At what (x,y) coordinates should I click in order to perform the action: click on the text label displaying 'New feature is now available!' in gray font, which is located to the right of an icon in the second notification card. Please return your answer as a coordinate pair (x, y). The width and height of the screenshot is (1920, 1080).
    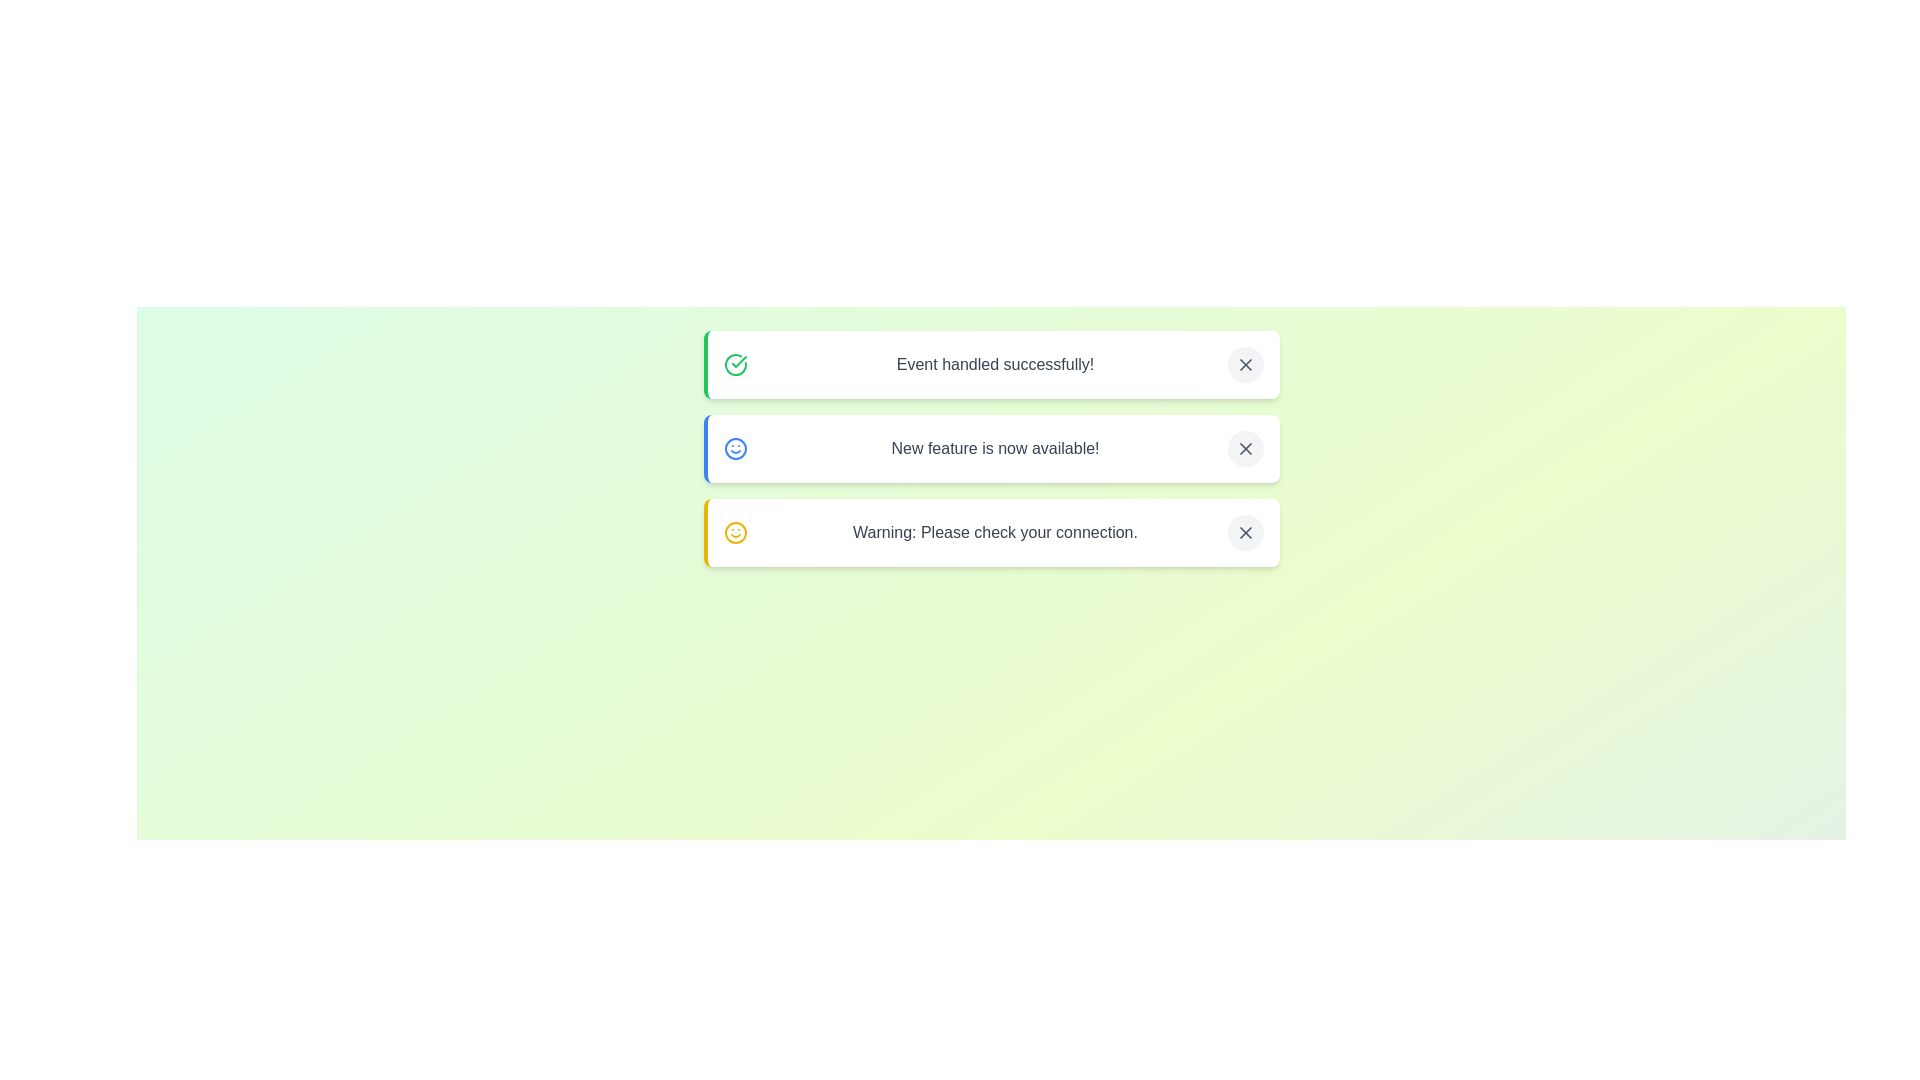
    Looking at the image, I should click on (995, 447).